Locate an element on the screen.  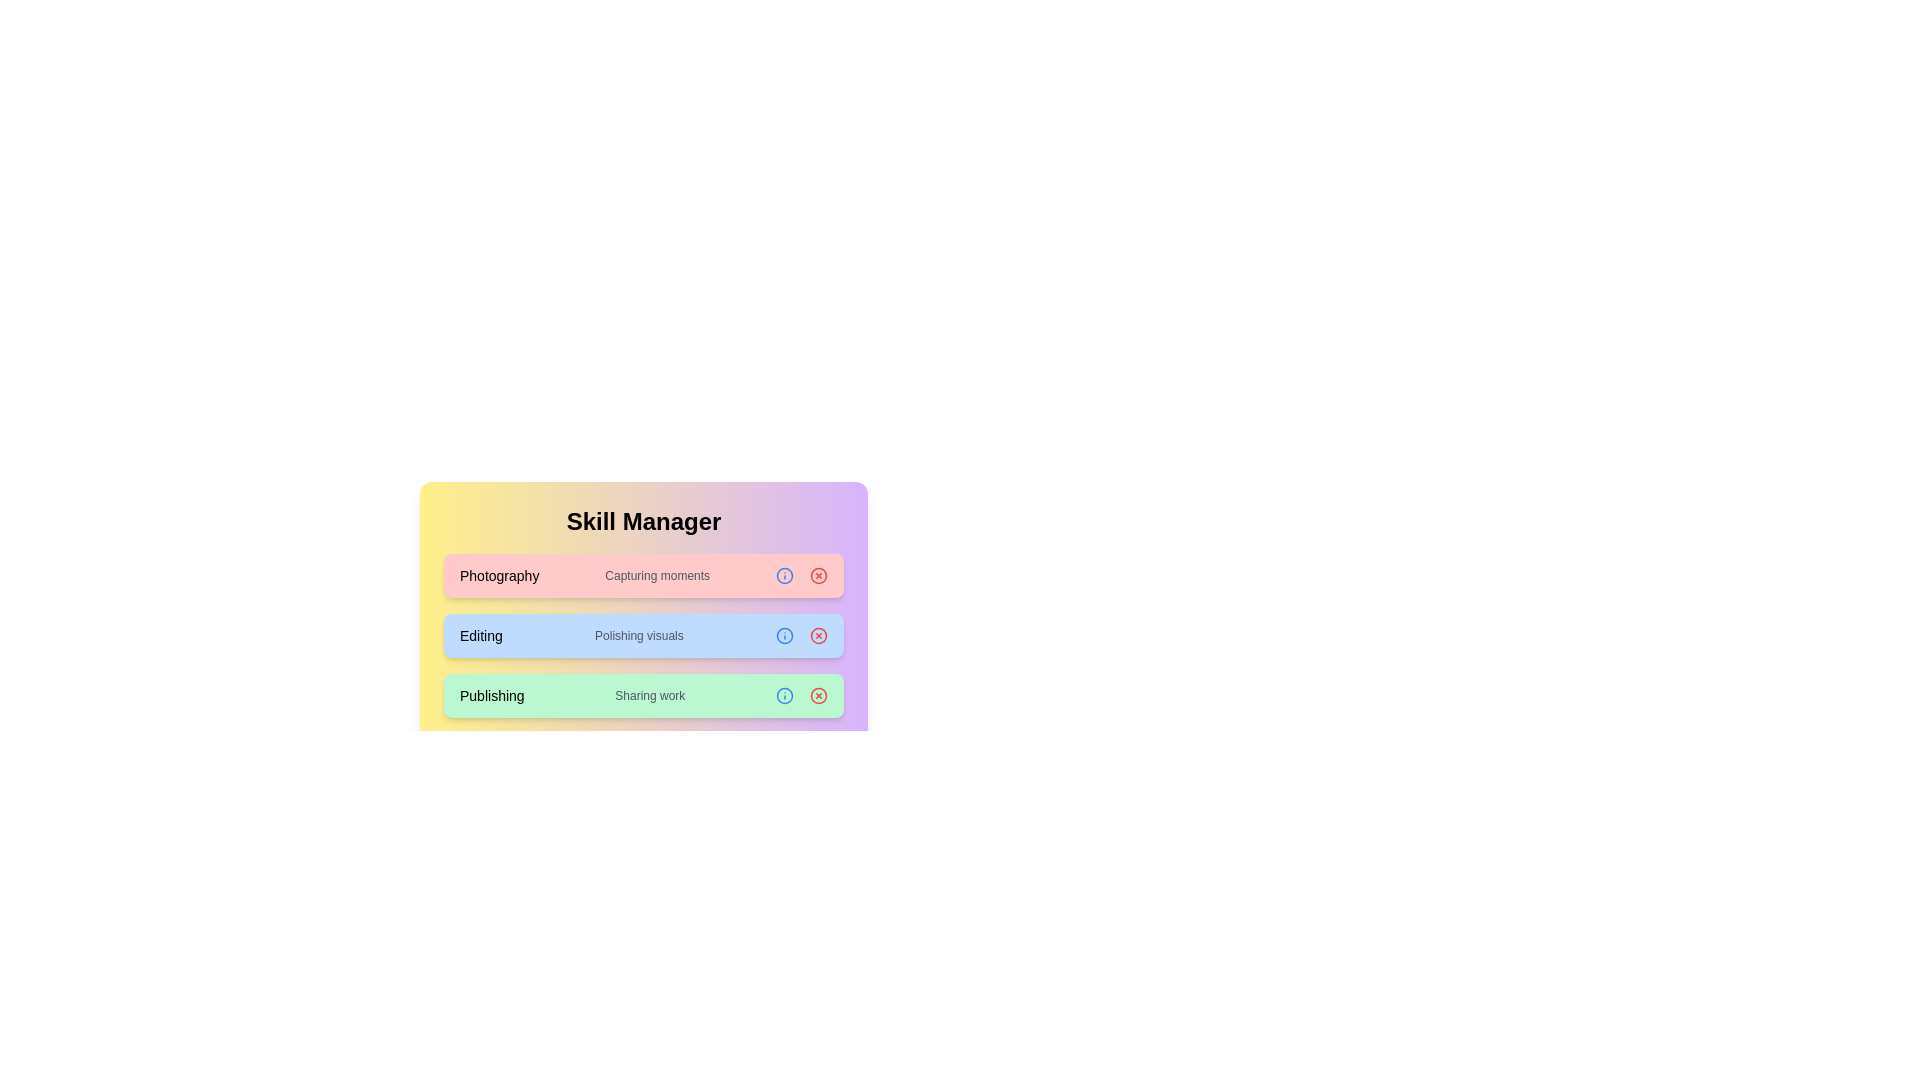
the chip corresponding to Editing is located at coordinates (819, 636).